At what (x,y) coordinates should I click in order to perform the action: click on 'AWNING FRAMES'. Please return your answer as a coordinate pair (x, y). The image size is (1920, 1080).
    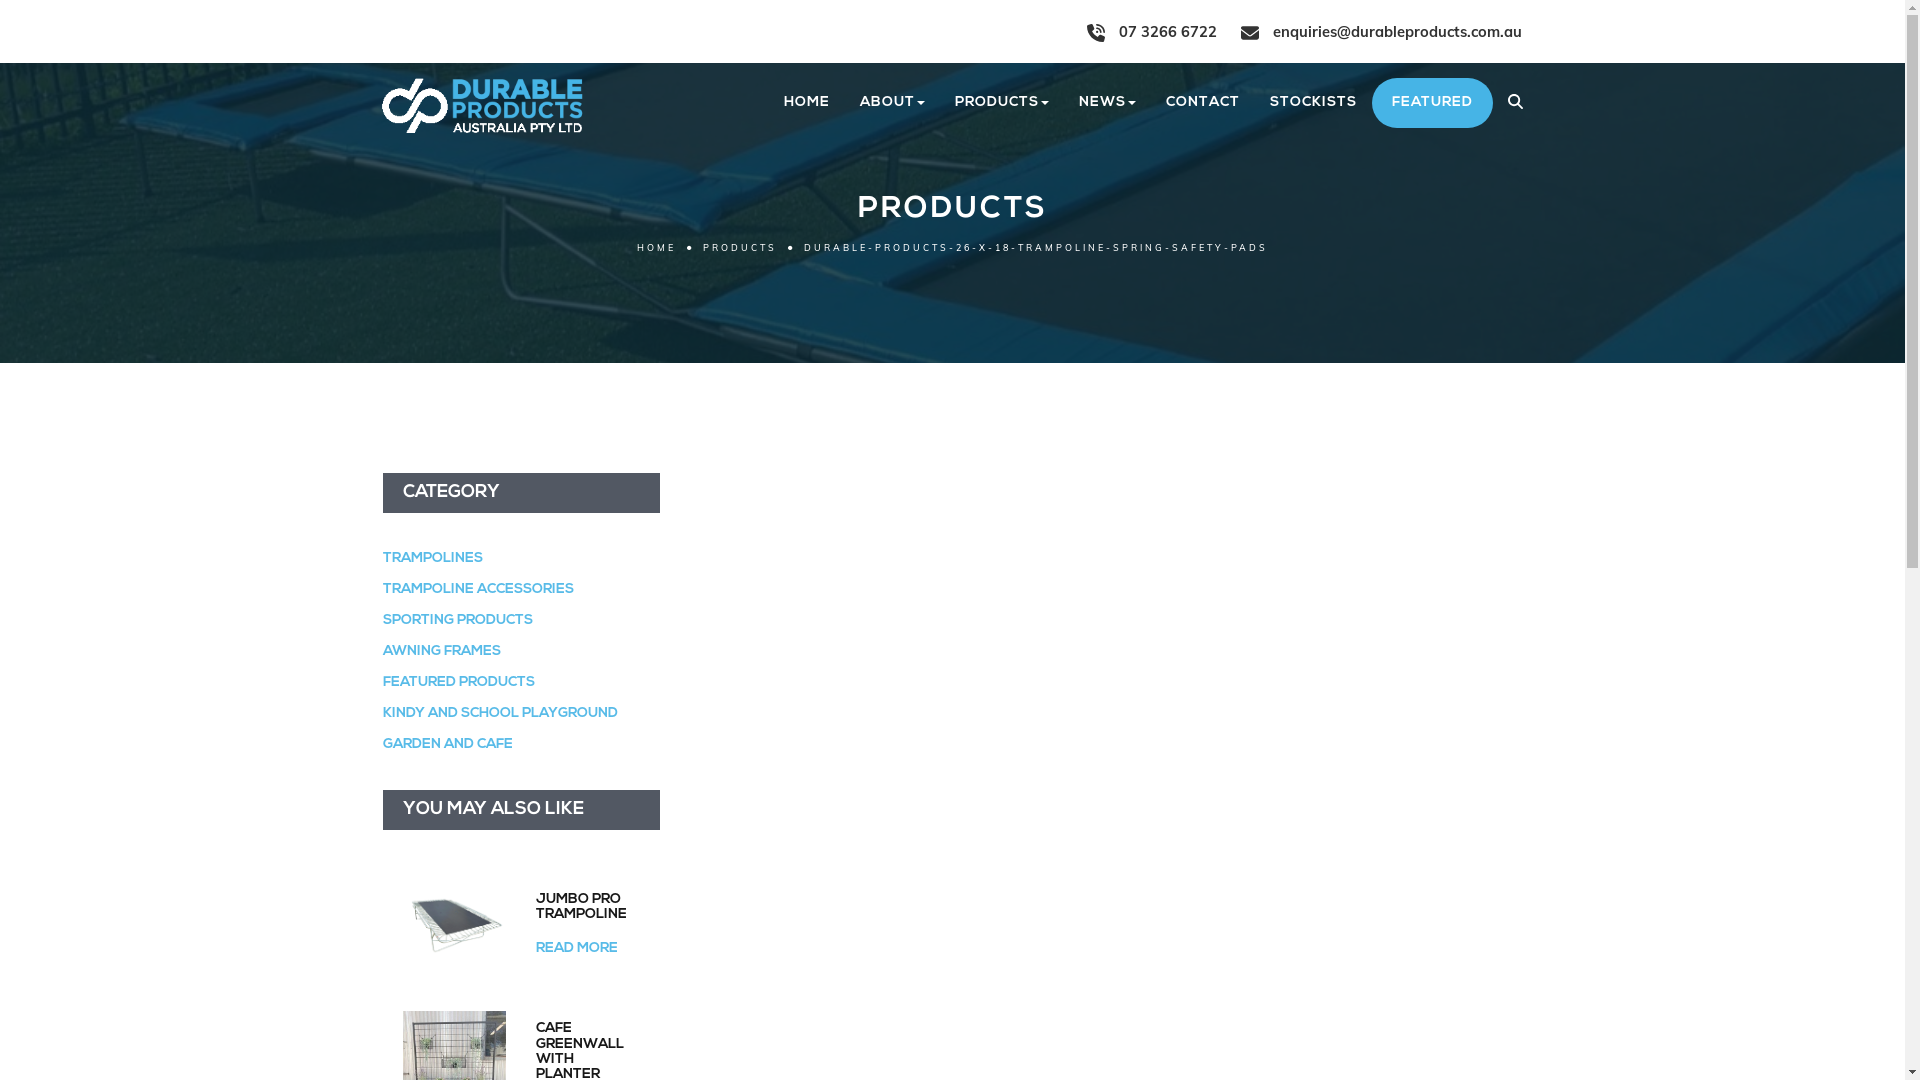
    Looking at the image, I should click on (440, 651).